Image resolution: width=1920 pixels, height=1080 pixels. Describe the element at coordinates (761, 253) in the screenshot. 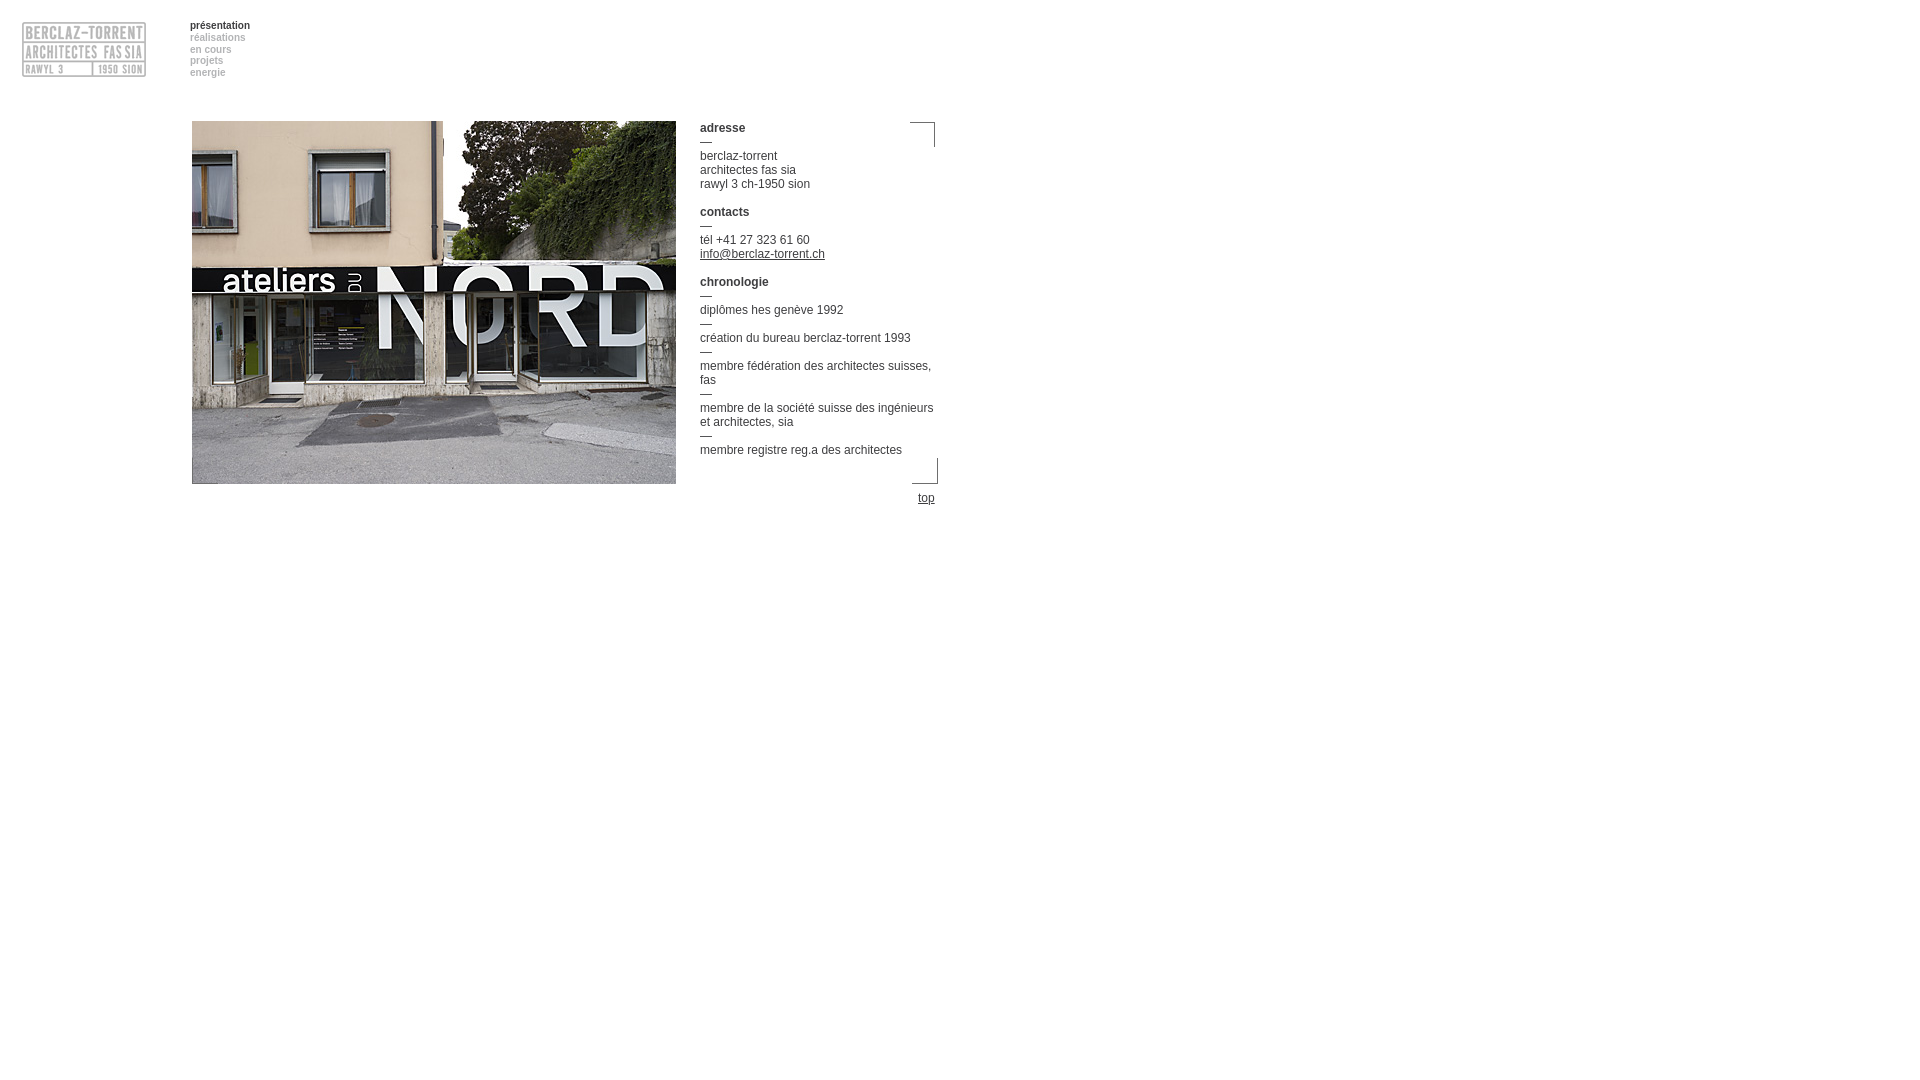

I see `'info@berclaz-torrent.ch'` at that location.